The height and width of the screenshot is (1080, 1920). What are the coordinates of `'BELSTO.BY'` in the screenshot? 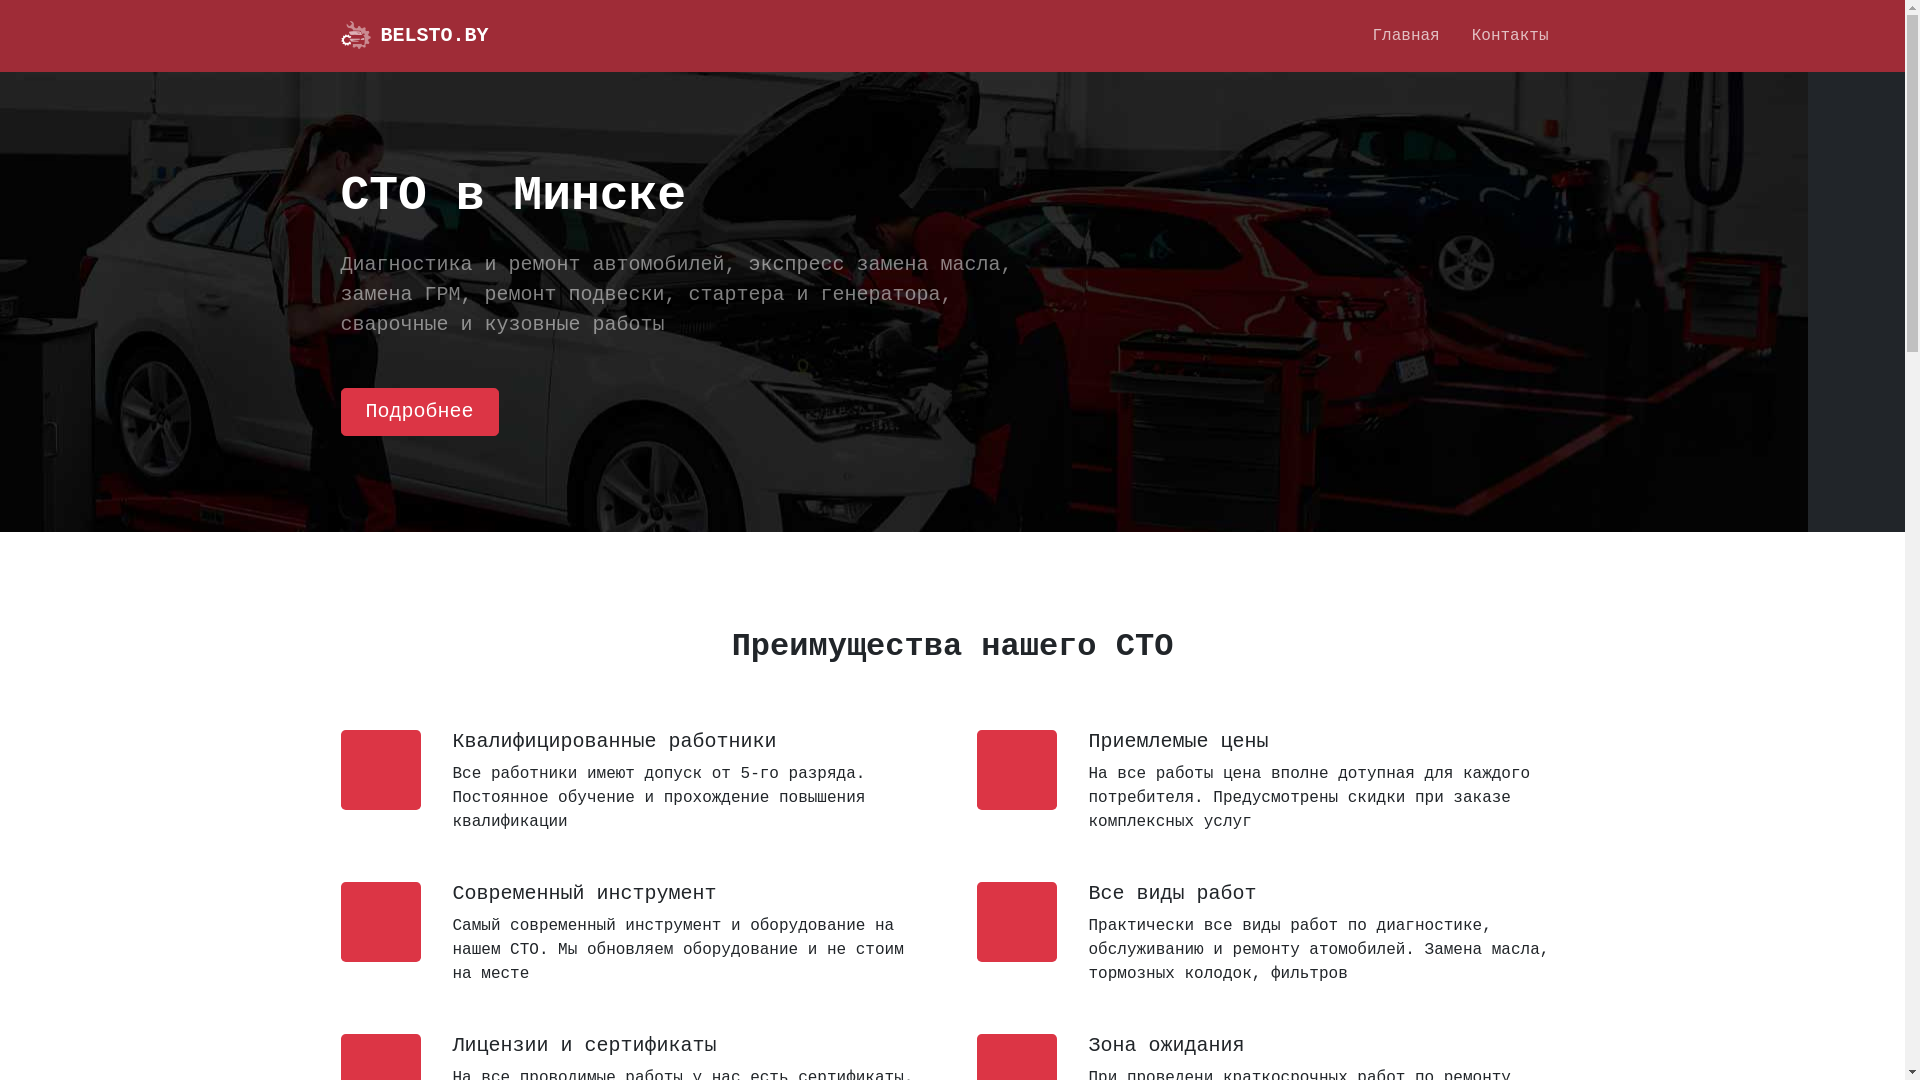 It's located at (412, 35).